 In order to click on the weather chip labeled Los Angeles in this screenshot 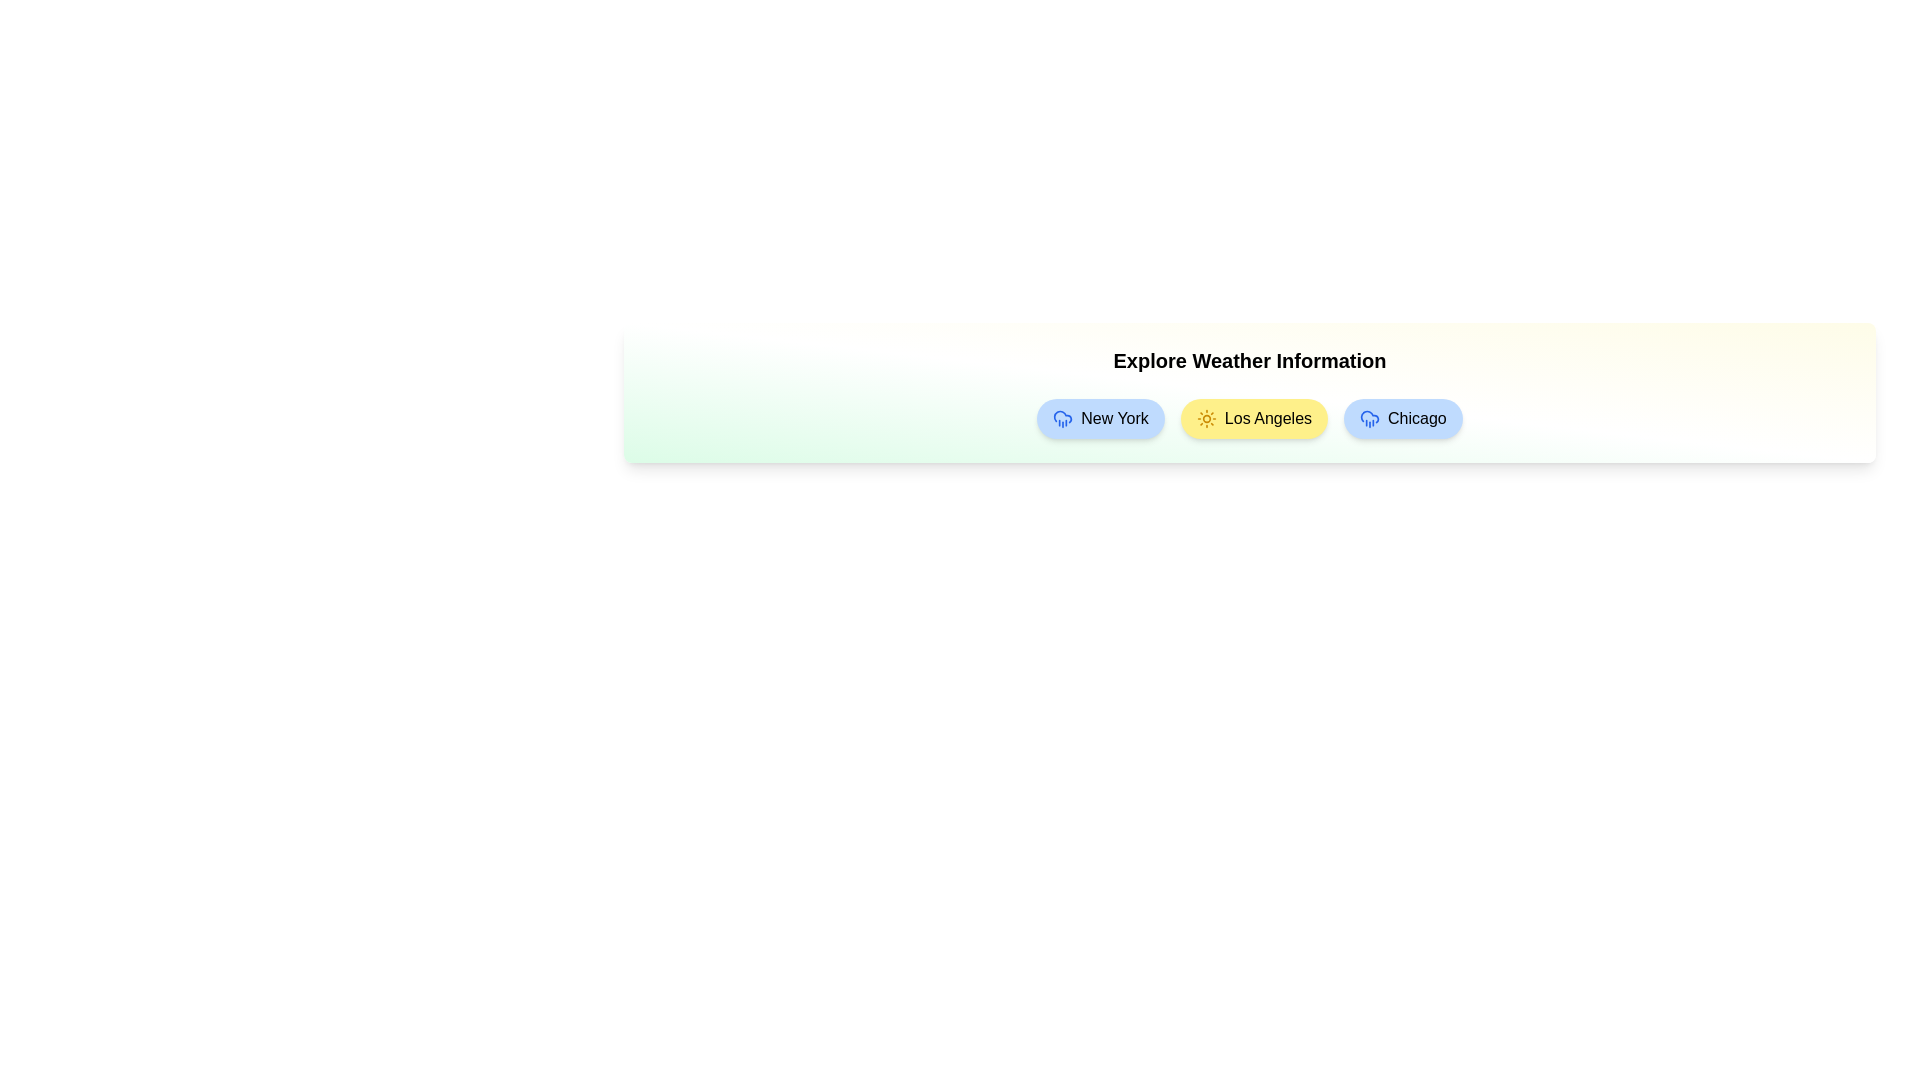, I will do `click(1252, 418)`.